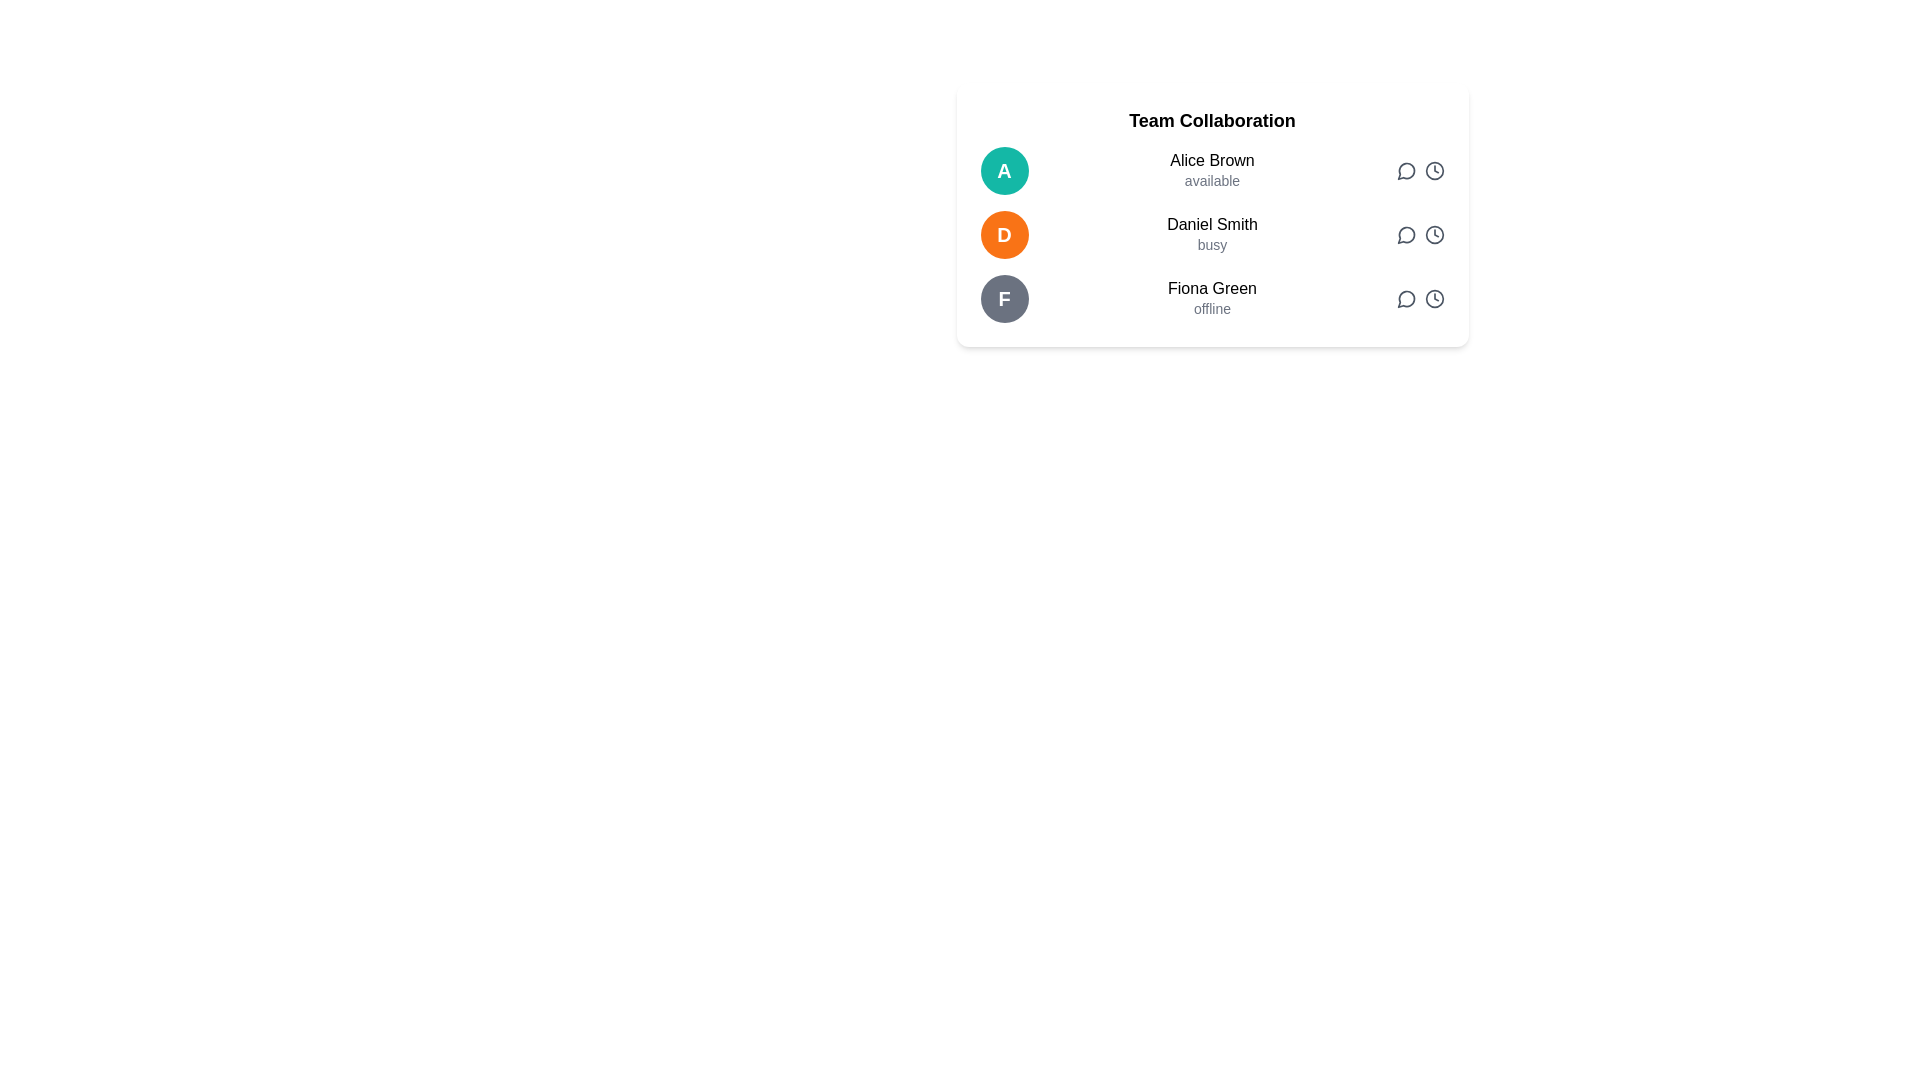  I want to click on the second icon from the right, so click(1433, 234).